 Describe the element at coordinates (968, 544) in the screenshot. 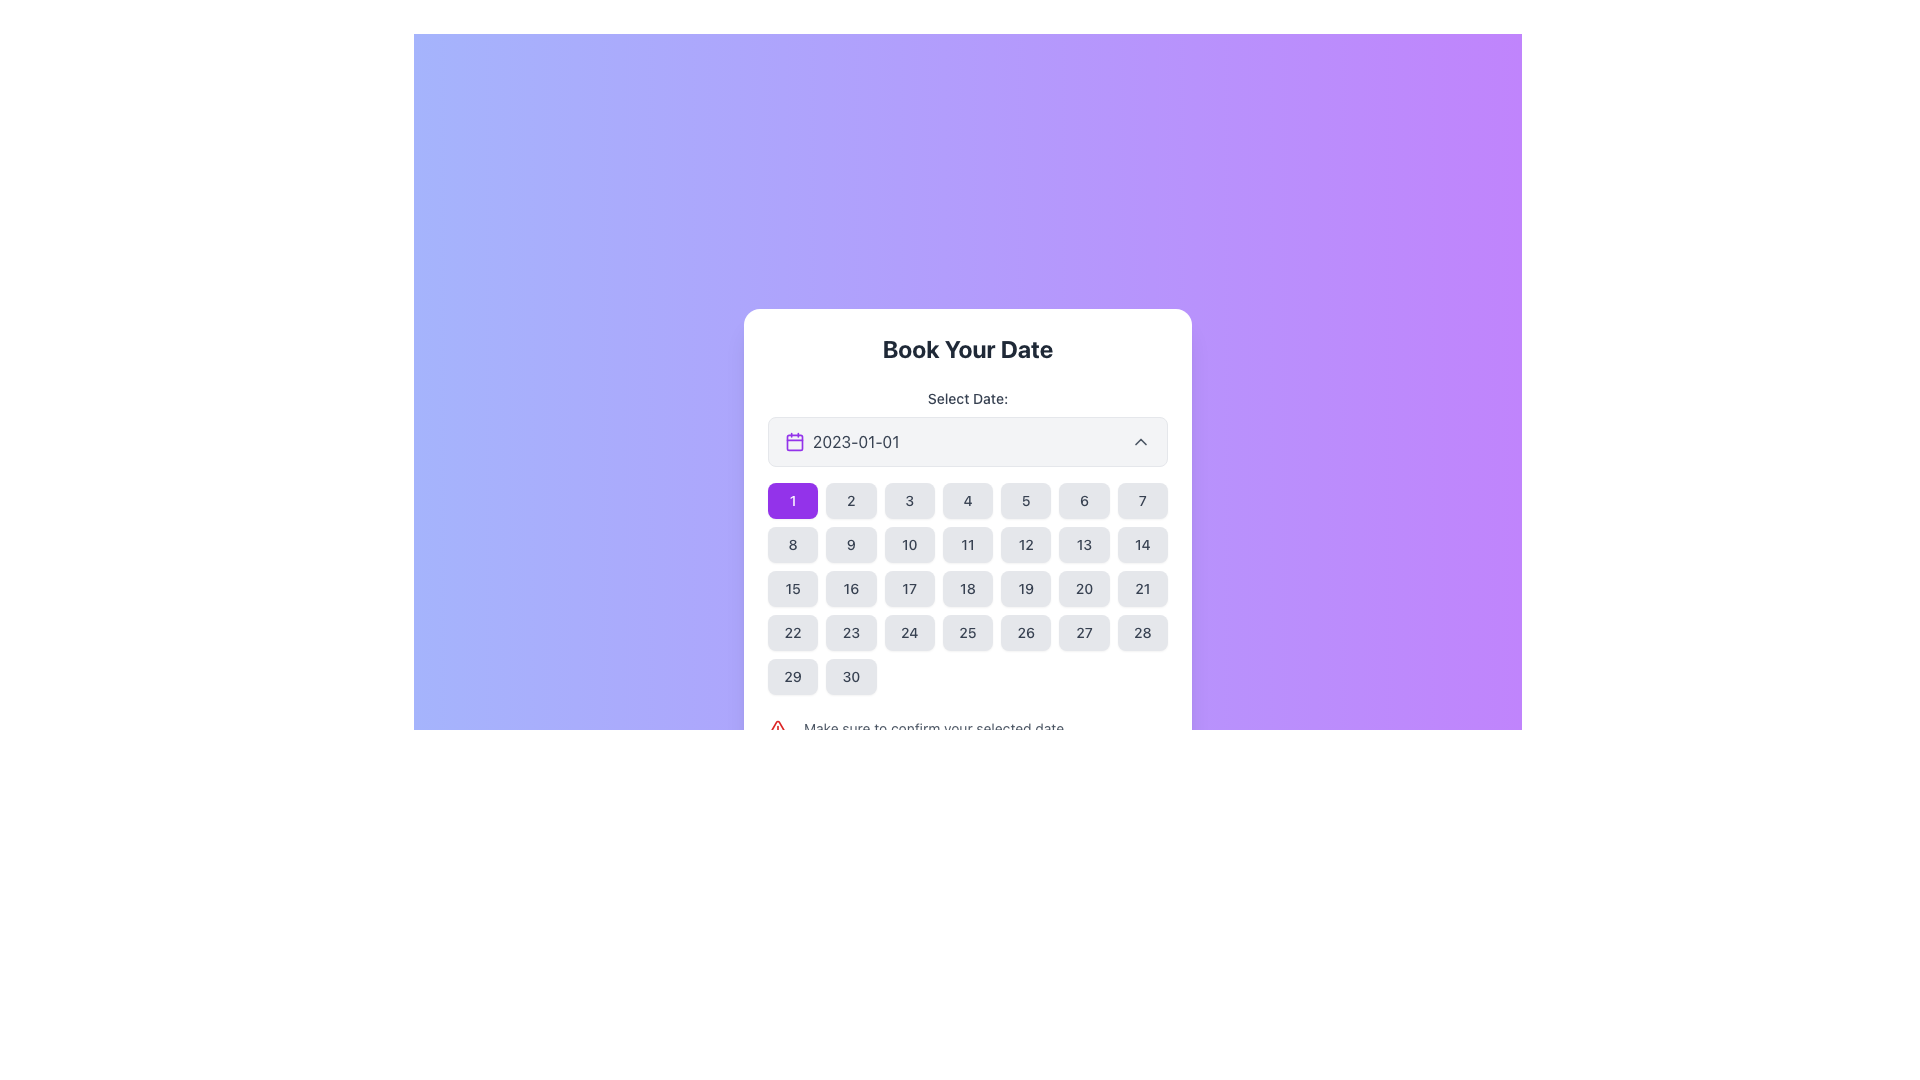

I see `the date selection button for '11' located in the fourth row and third column of the calendar interface` at that location.